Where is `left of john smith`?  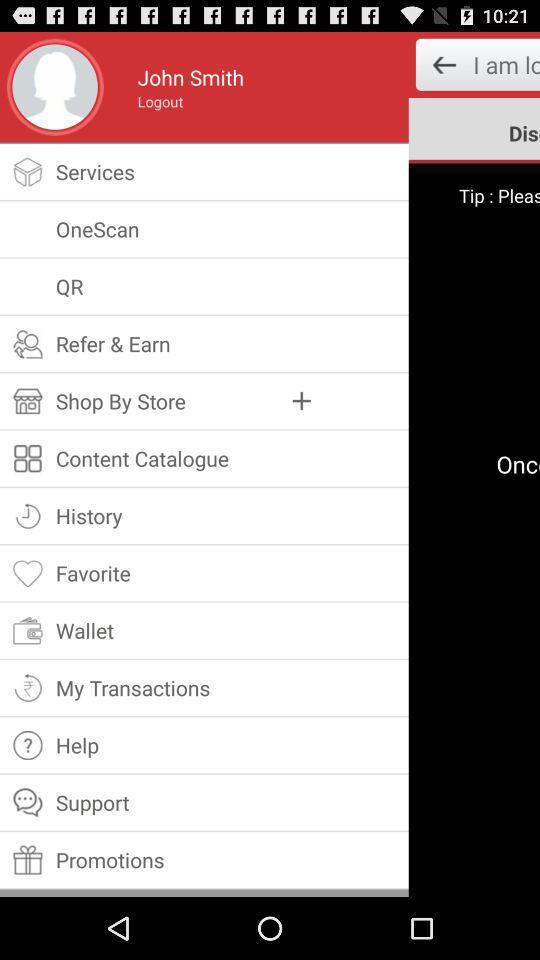
left of john smith is located at coordinates (55, 86).